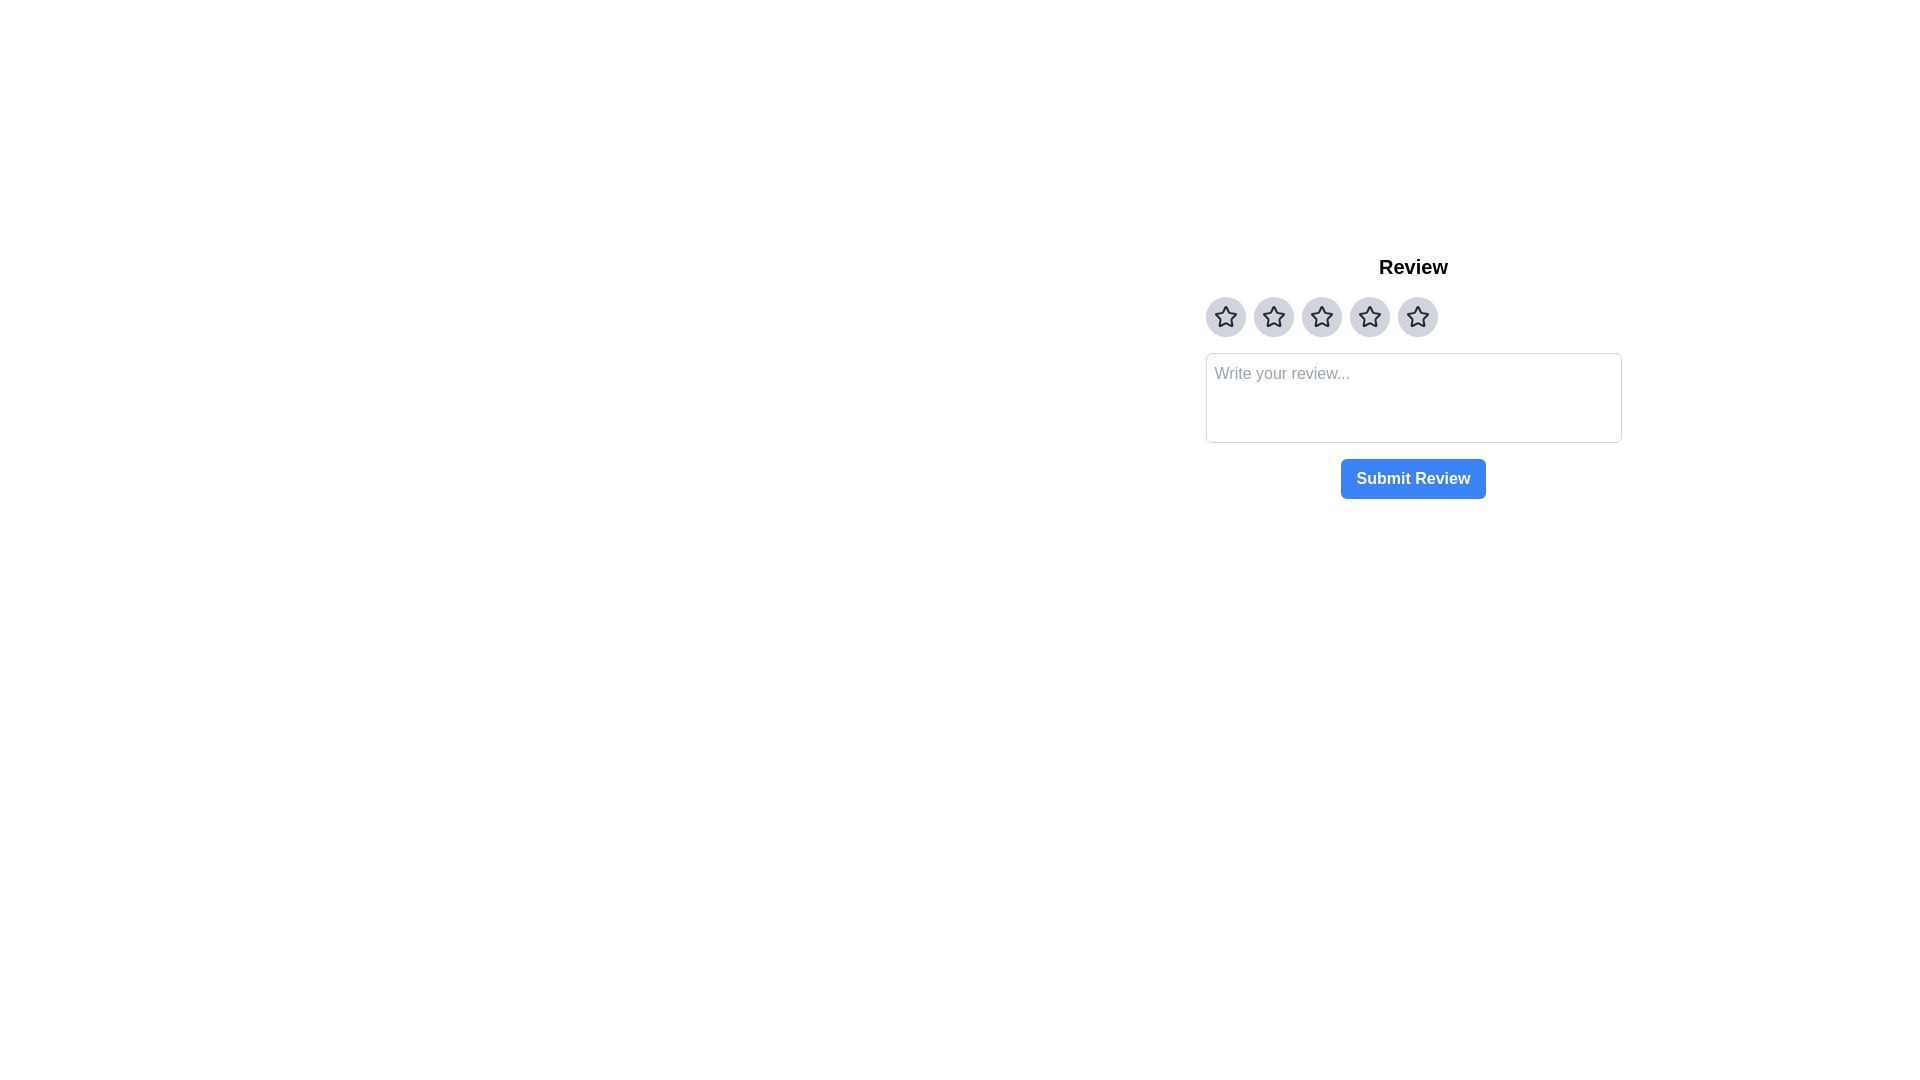 Image resolution: width=1920 pixels, height=1080 pixels. What do you see at coordinates (1272, 315) in the screenshot?
I see `the third star icon in the rating scale` at bounding box center [1272, 315].